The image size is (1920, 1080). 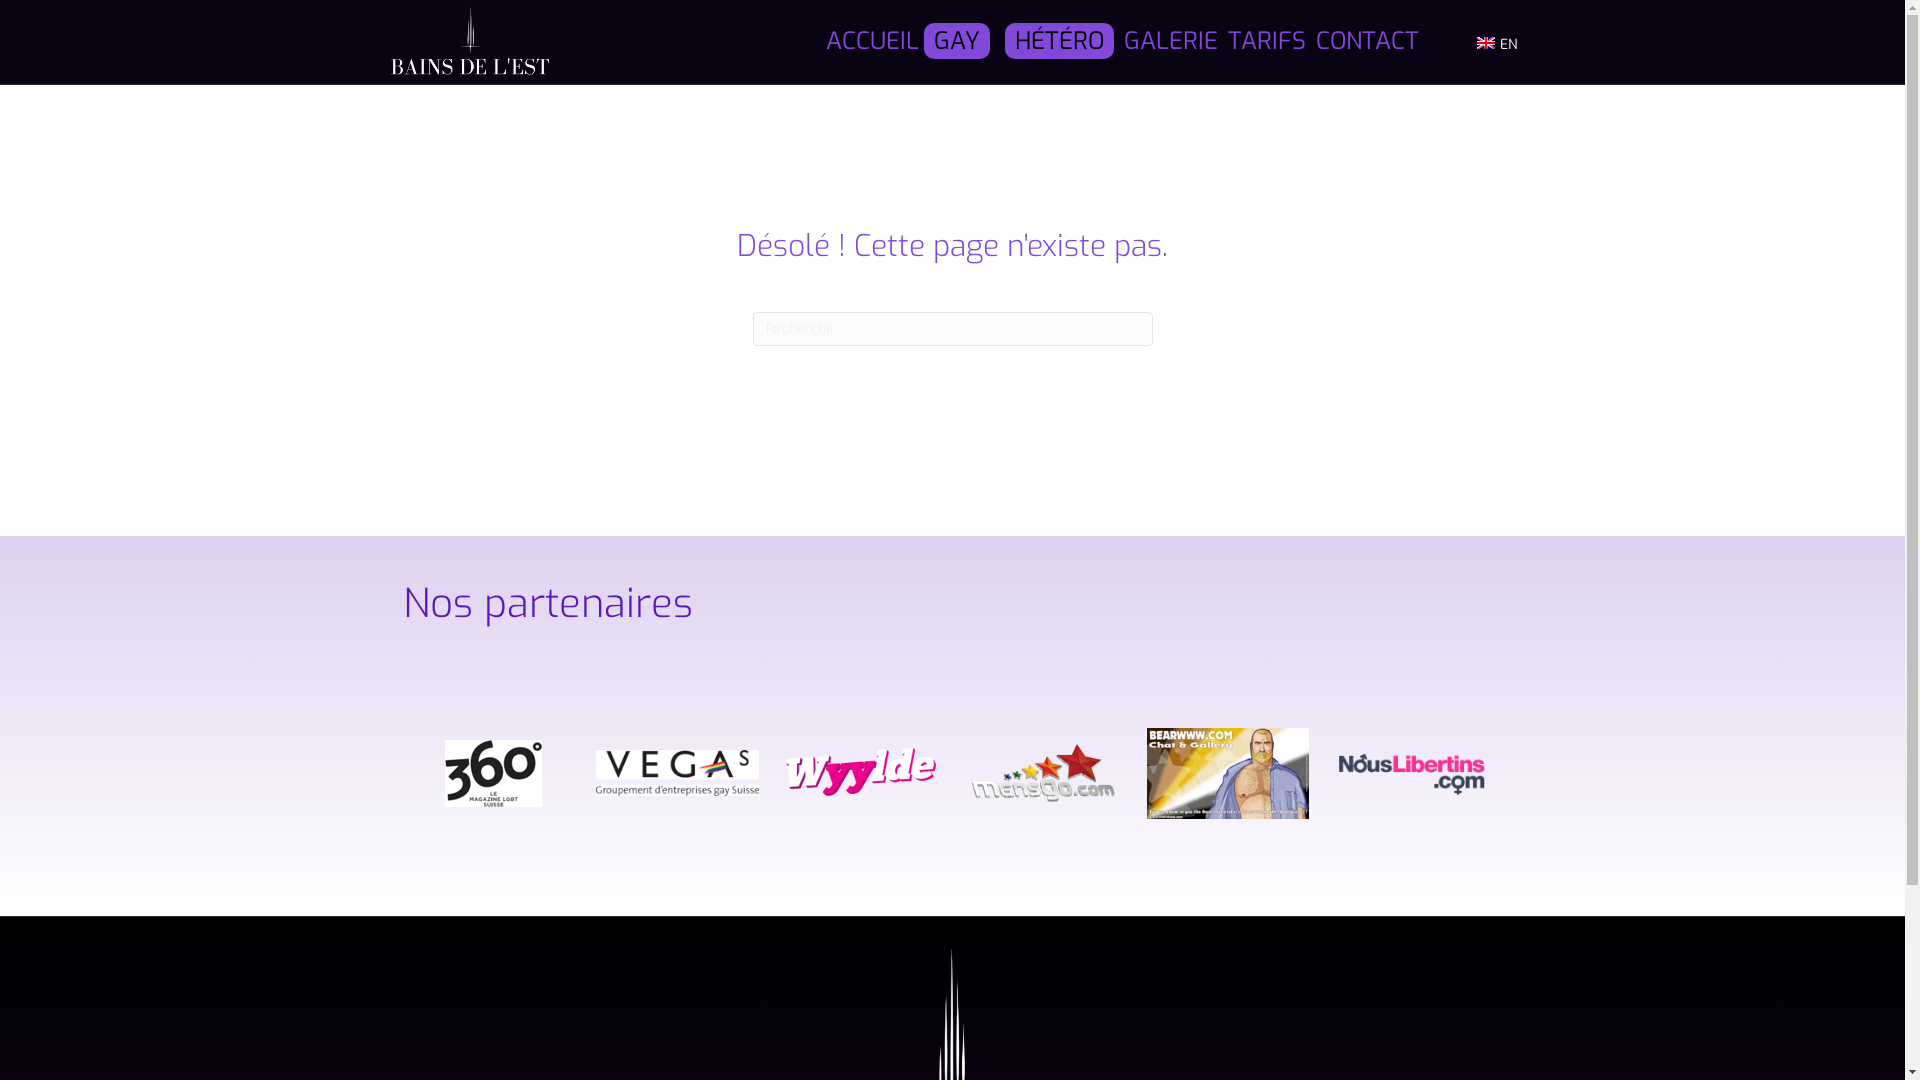 I want to click on 'GALERIE', so click(x=1171, y=42).